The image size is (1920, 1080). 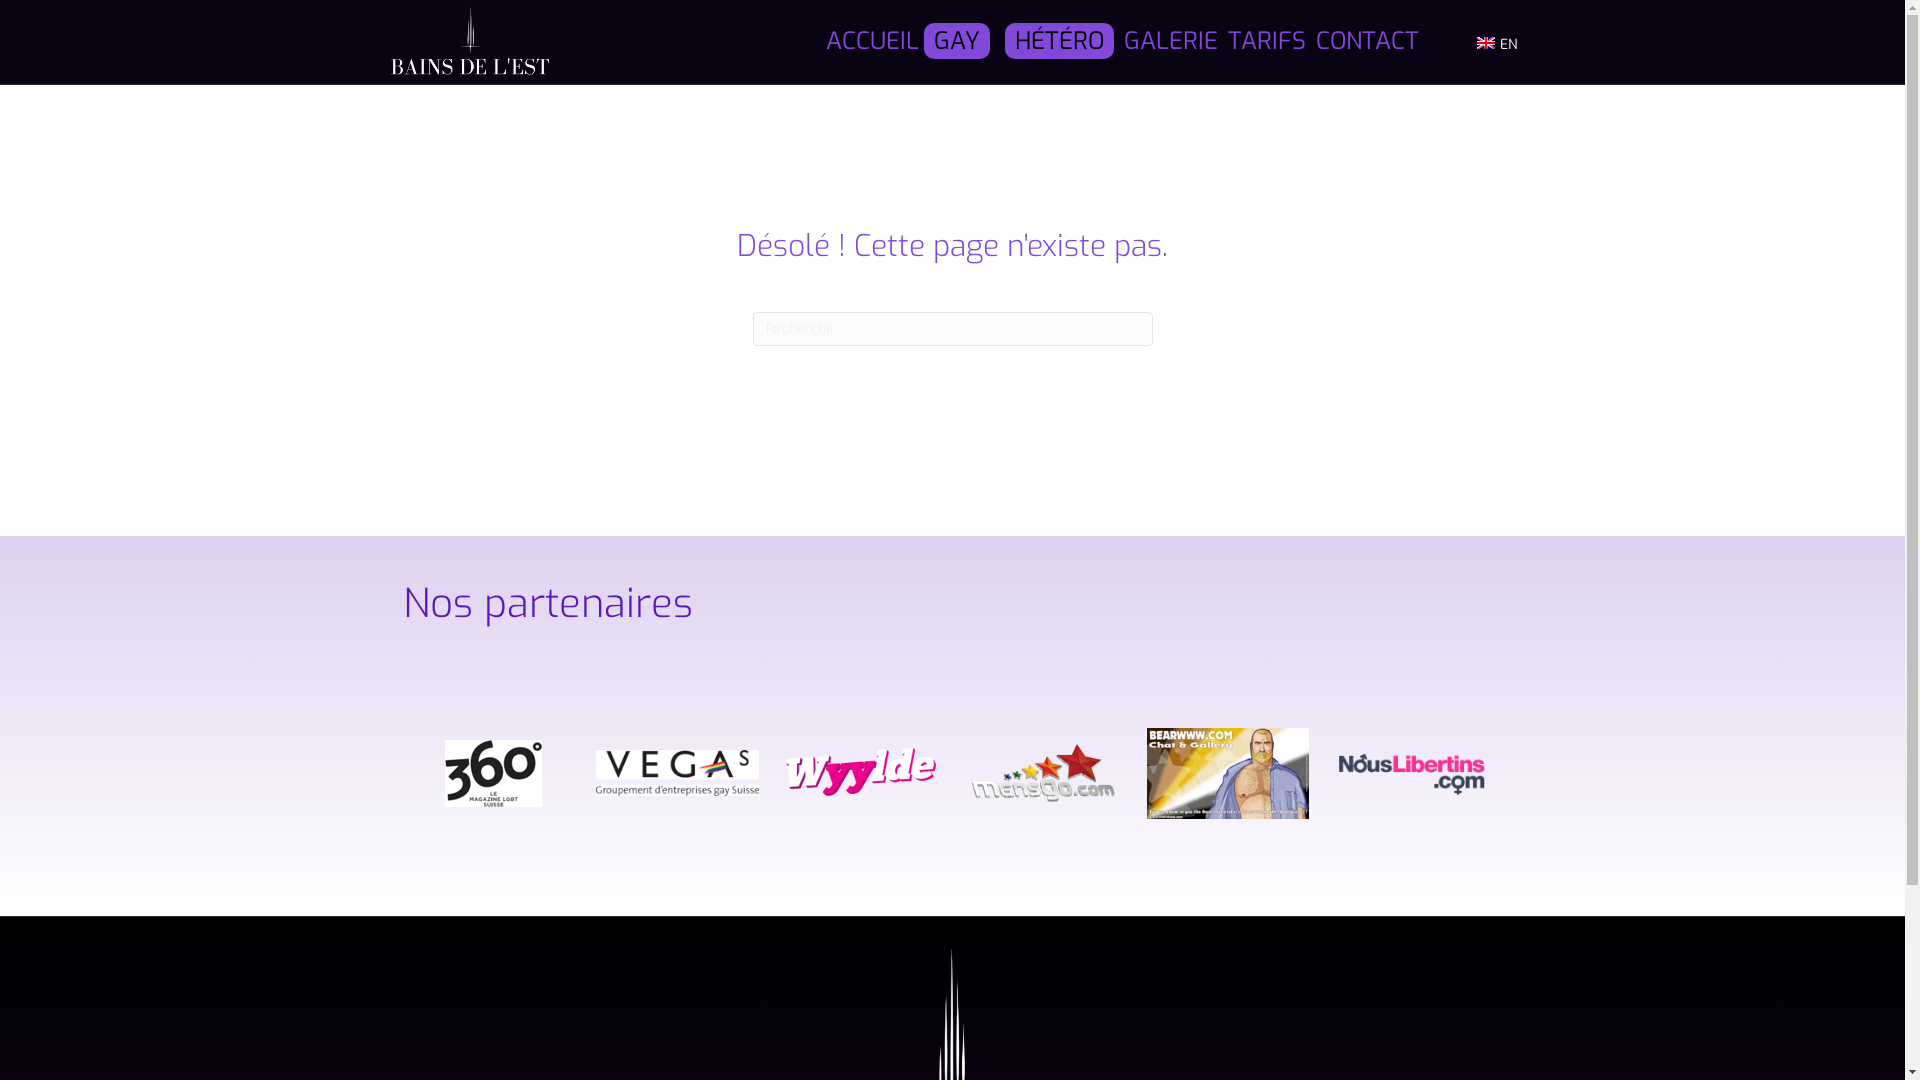 I want to click on 'GALERIE', so click(x=1171, y=42).